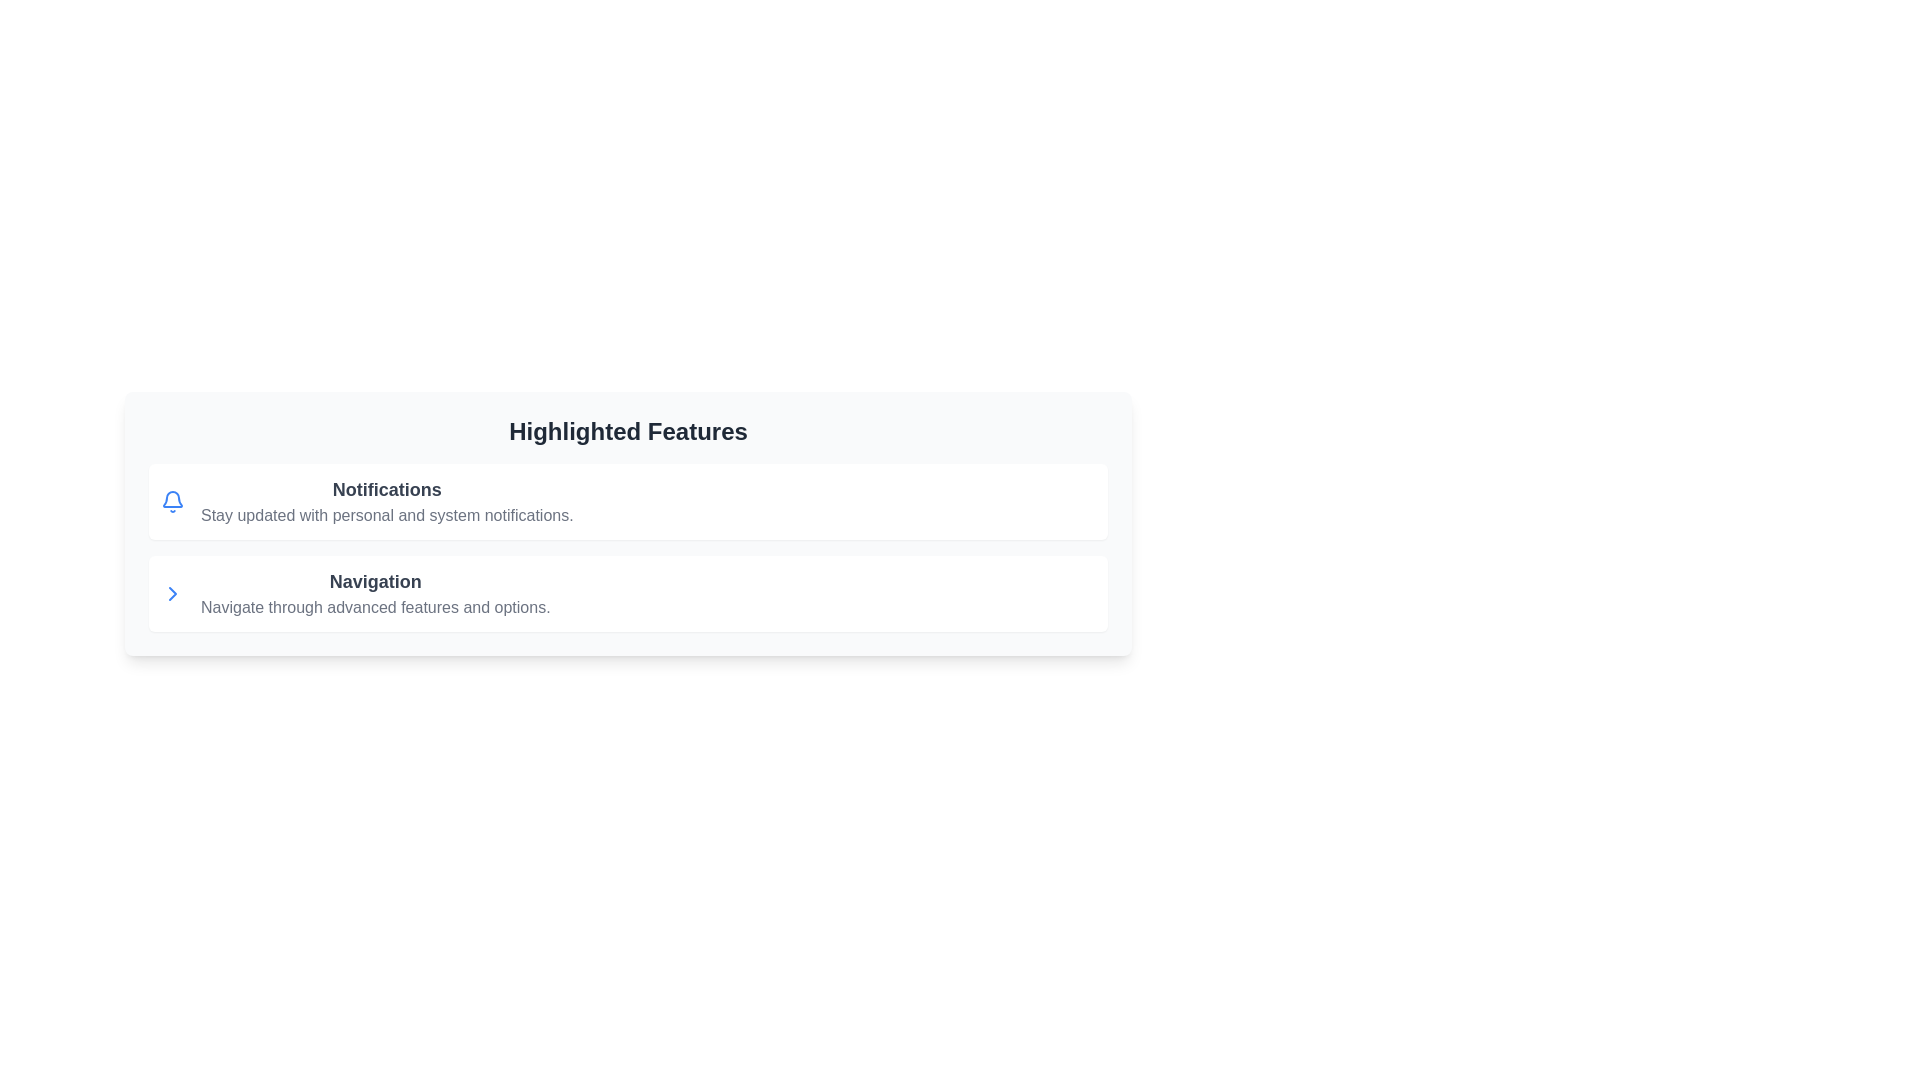 The height and width of the screenshot is (1080, 1920). What do you see at coordinates (375, 607) in the screenshot?
I see `the static text element that reads 'Navigate through advanced features and options', which is styled in gray and positioned beneath the 'Navigation' heading` at bounding box center [375, 607].